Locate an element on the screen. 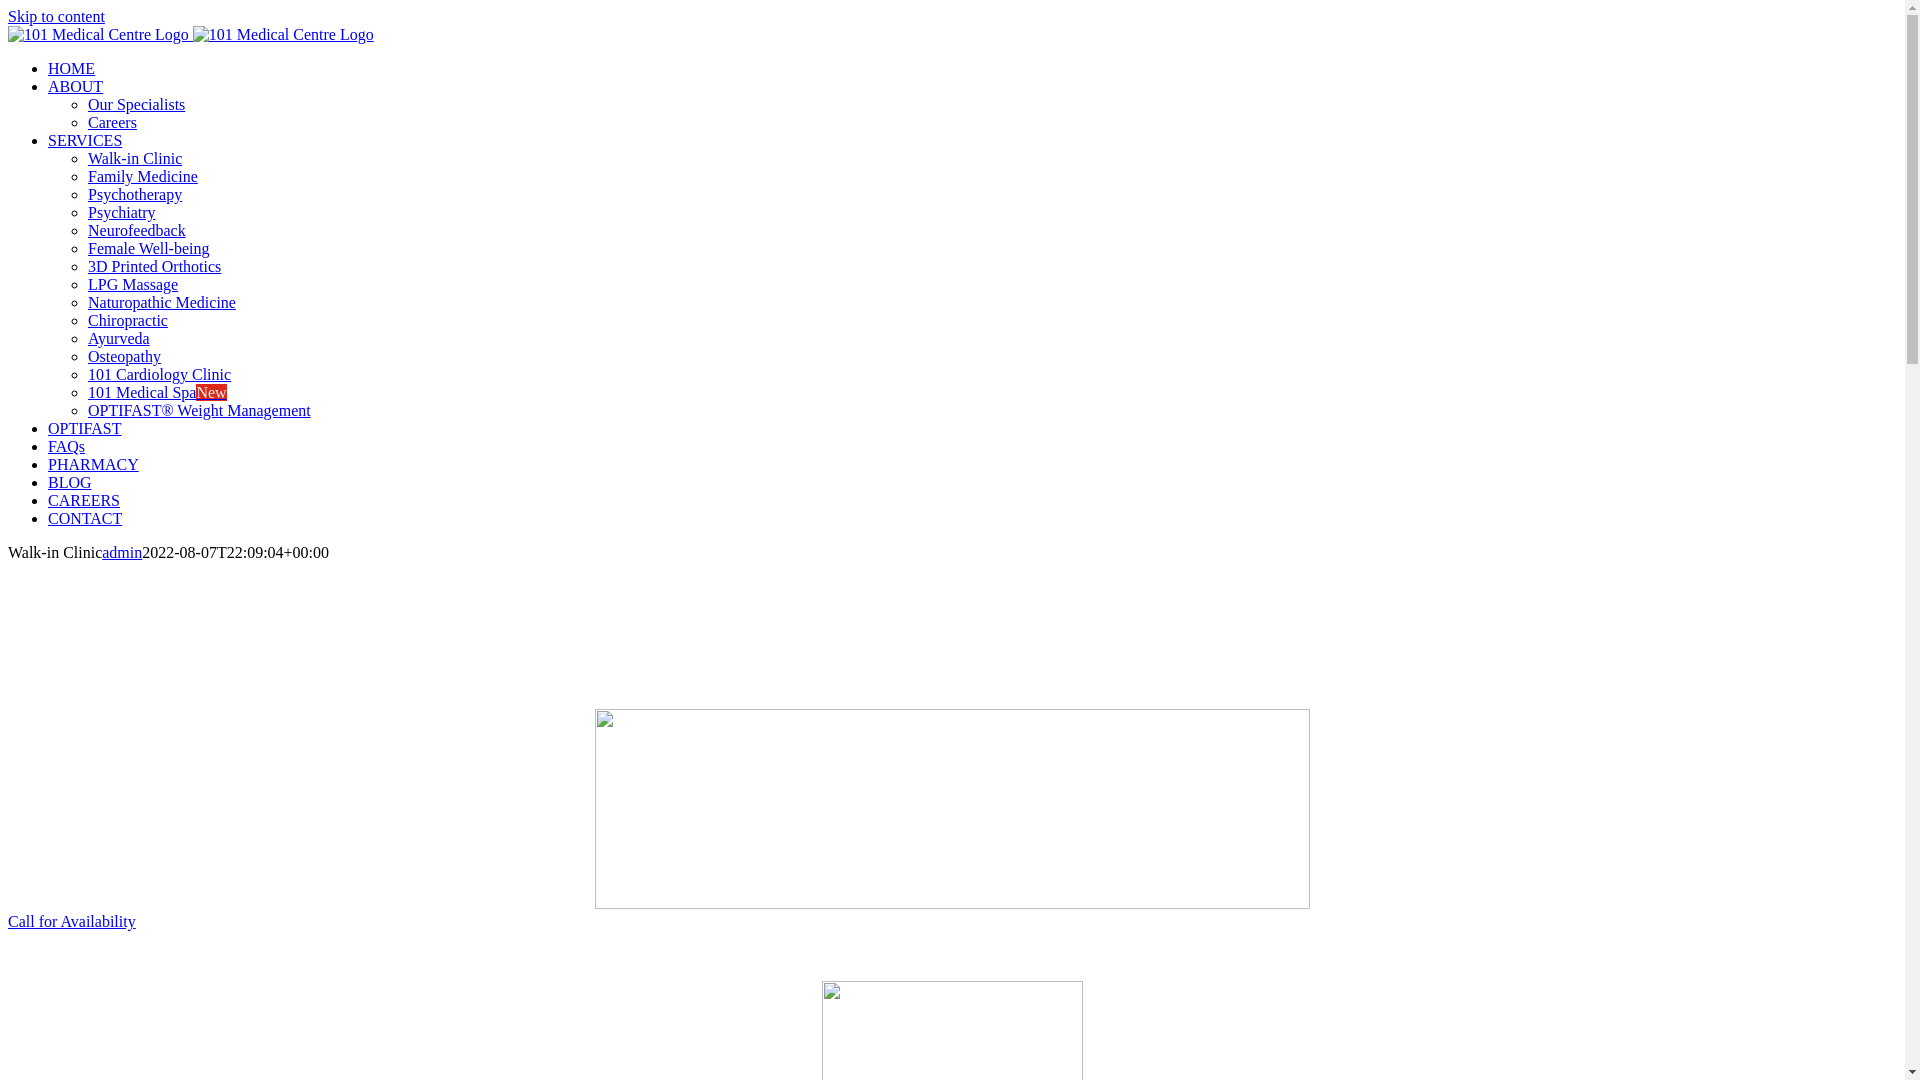  'Family Medicine' is located at coordinates (86, 175).